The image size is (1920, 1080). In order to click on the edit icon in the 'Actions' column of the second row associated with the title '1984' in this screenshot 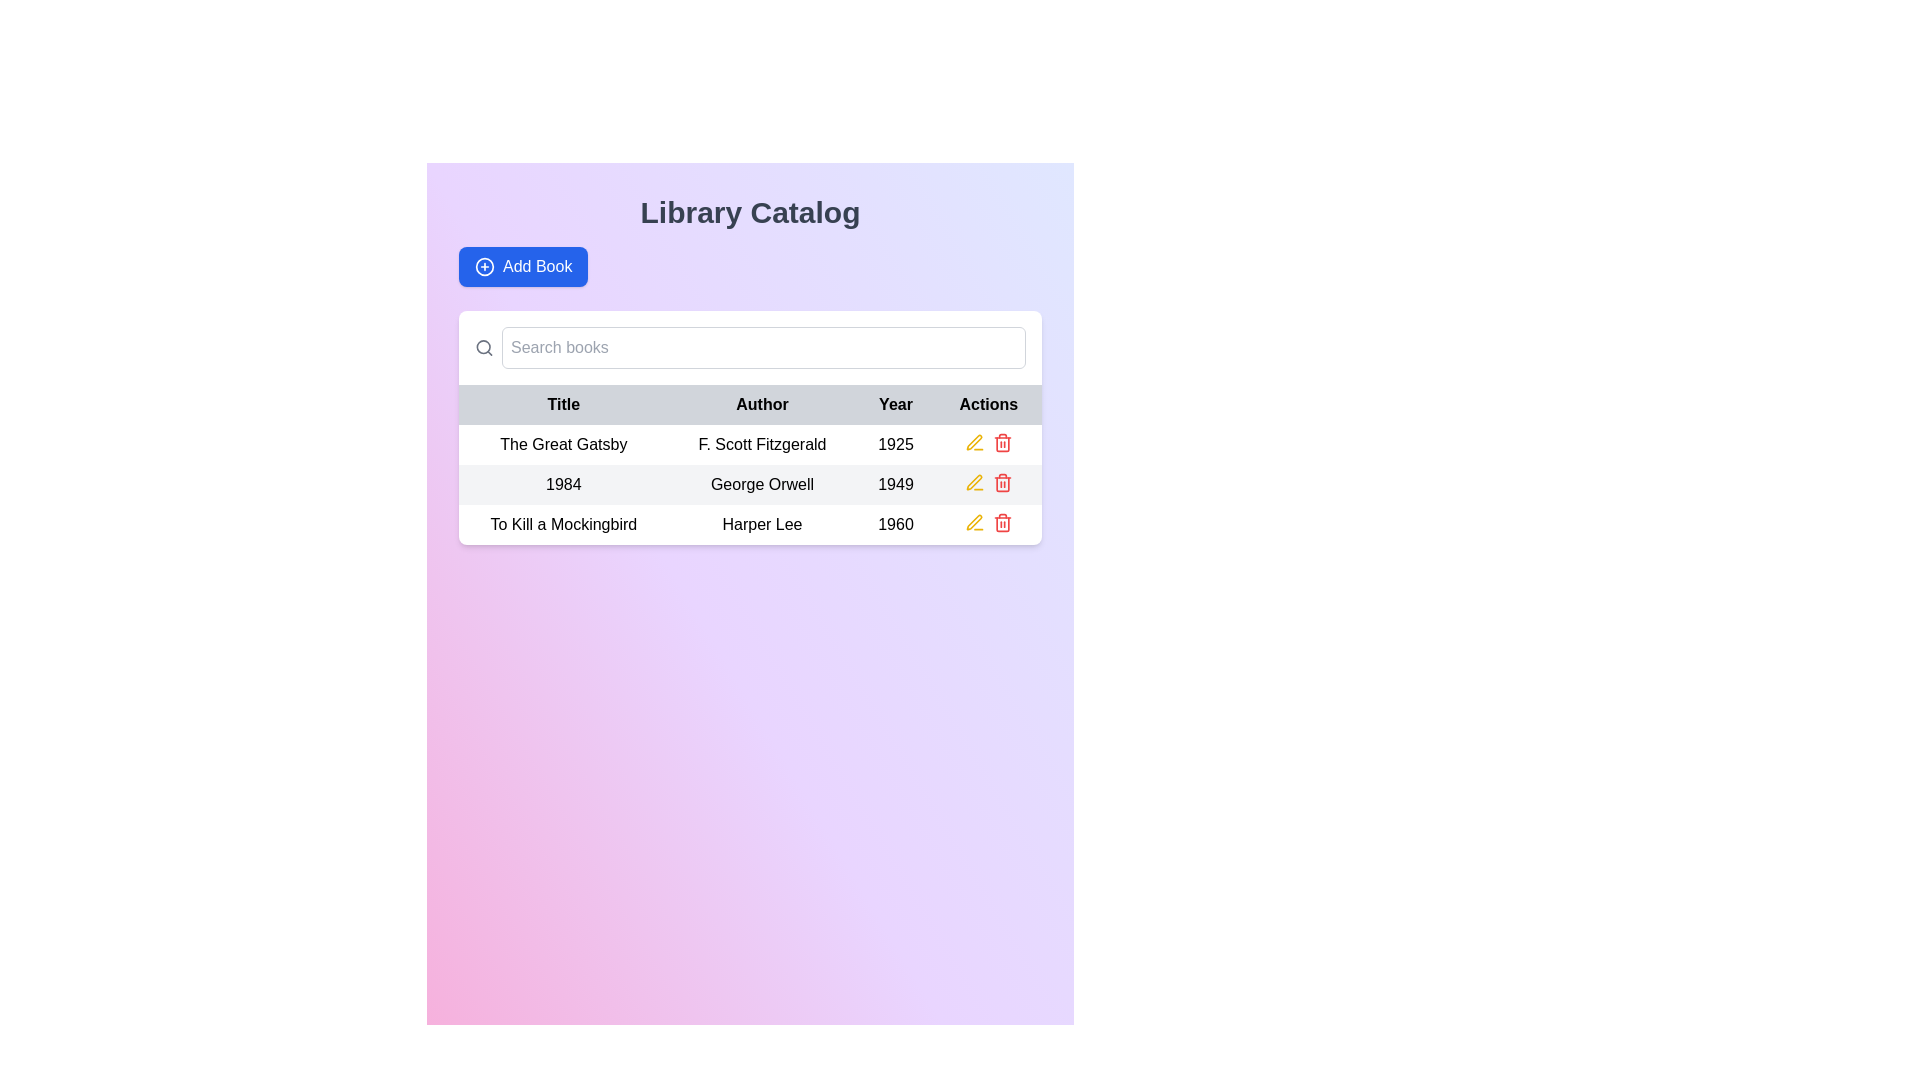, I will do `click(974, 522)`.